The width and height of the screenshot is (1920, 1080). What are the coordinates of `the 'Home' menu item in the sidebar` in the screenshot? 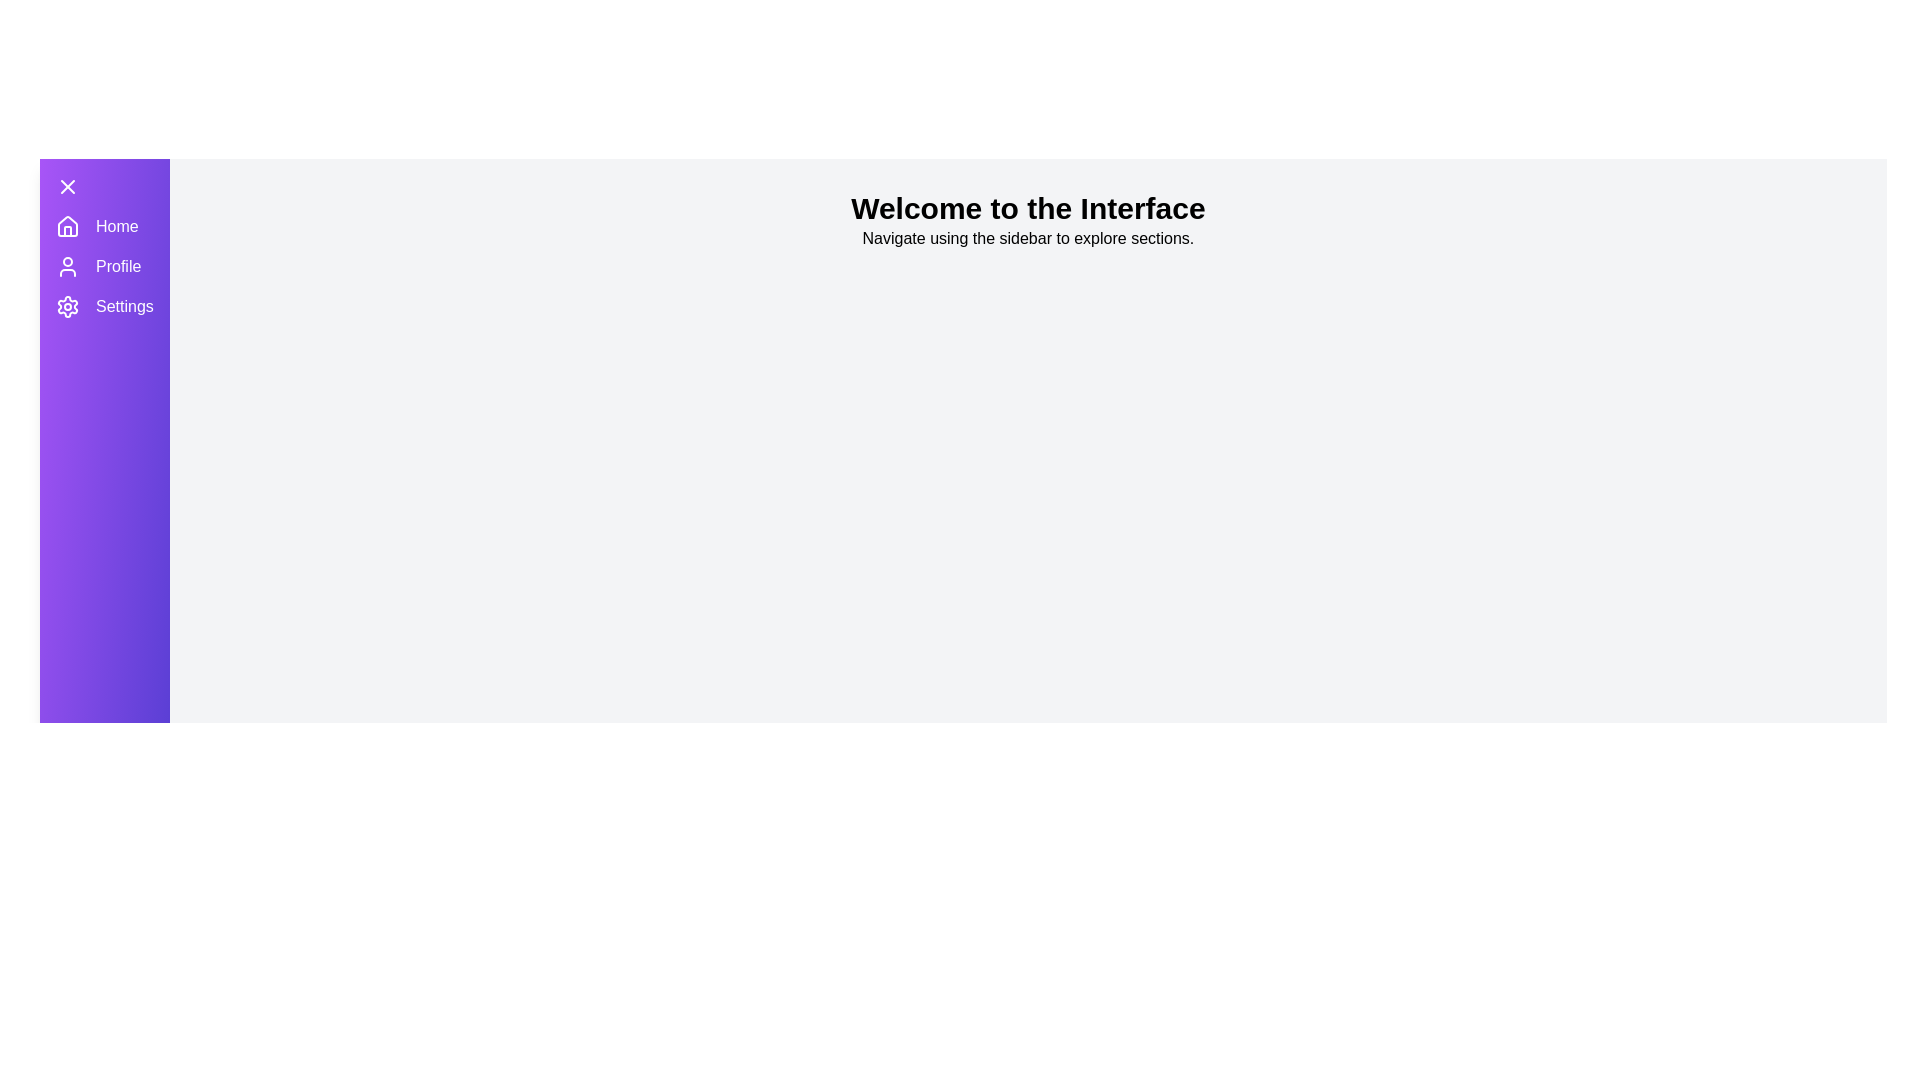 It's located at (103, 226).